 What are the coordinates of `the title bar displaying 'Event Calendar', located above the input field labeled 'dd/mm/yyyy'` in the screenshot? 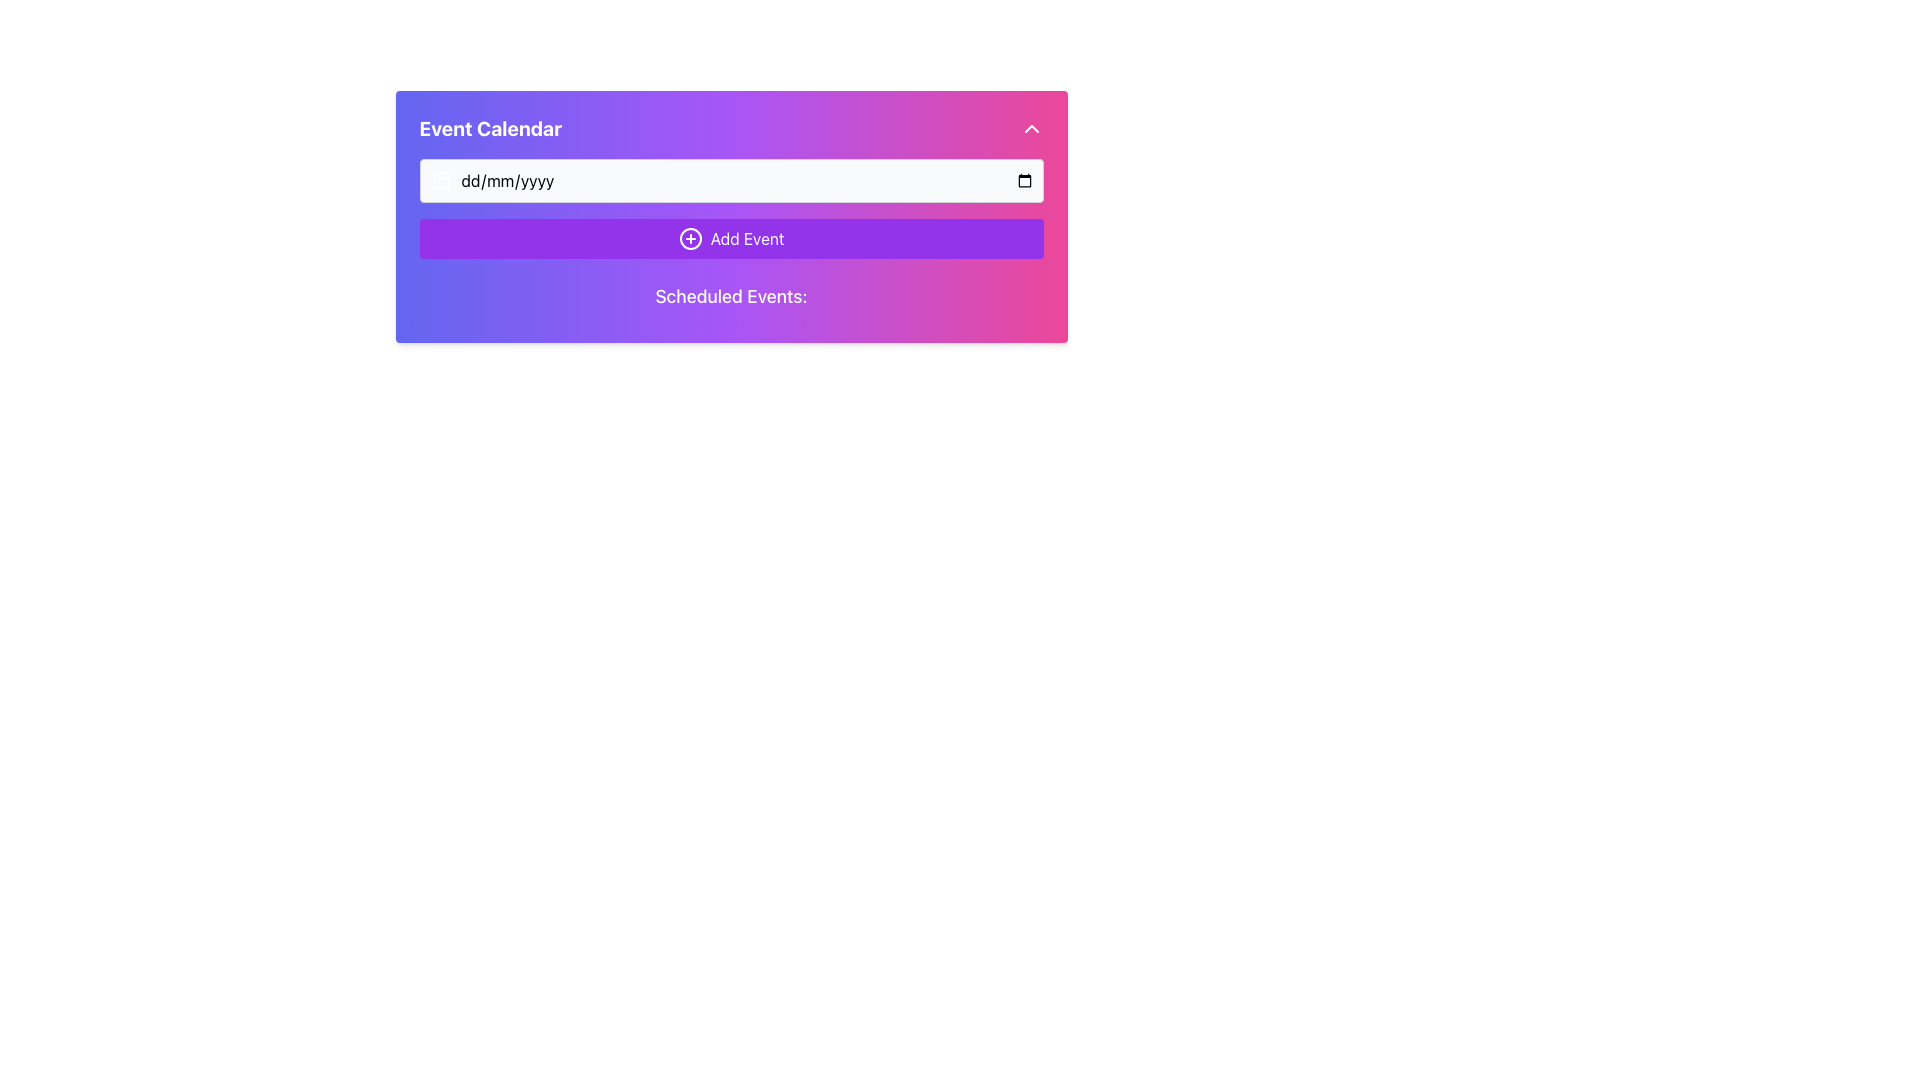 It's located at (730, 128).